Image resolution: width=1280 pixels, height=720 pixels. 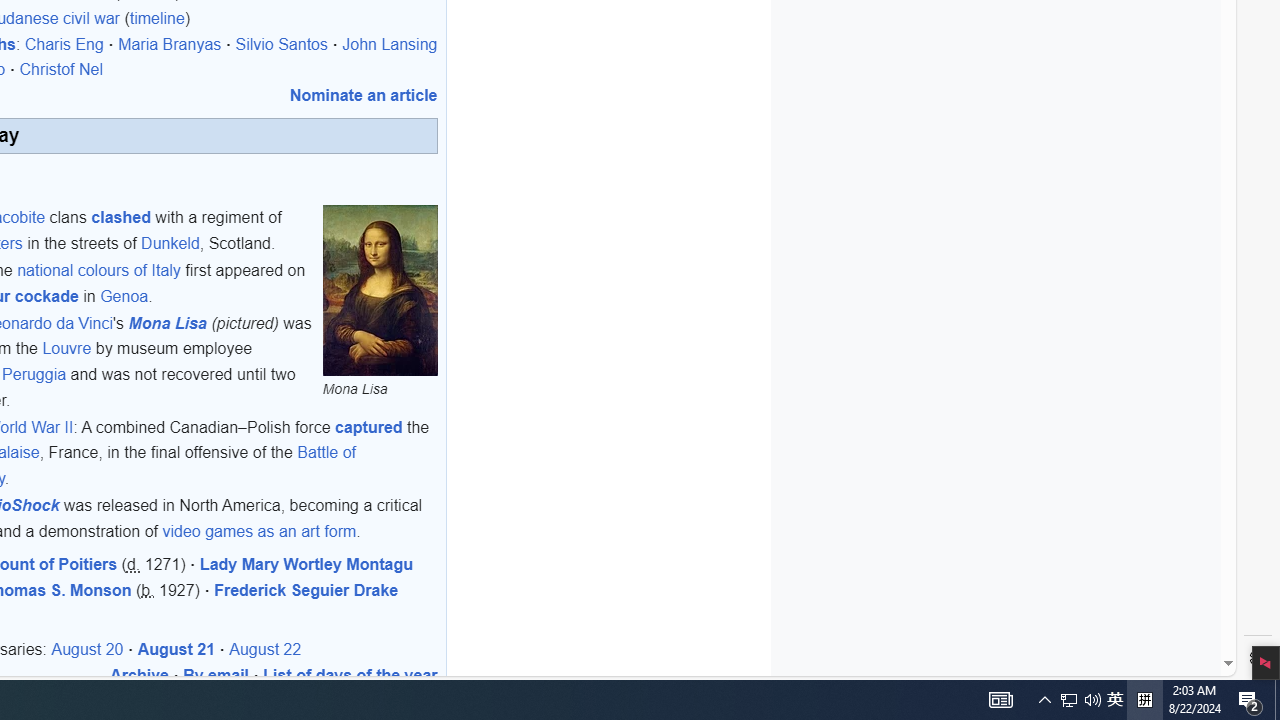 What do you see at coordinates (363, 94) in the screenshot?
I see `'Nominate an article'` at bounding box center [363, 94].